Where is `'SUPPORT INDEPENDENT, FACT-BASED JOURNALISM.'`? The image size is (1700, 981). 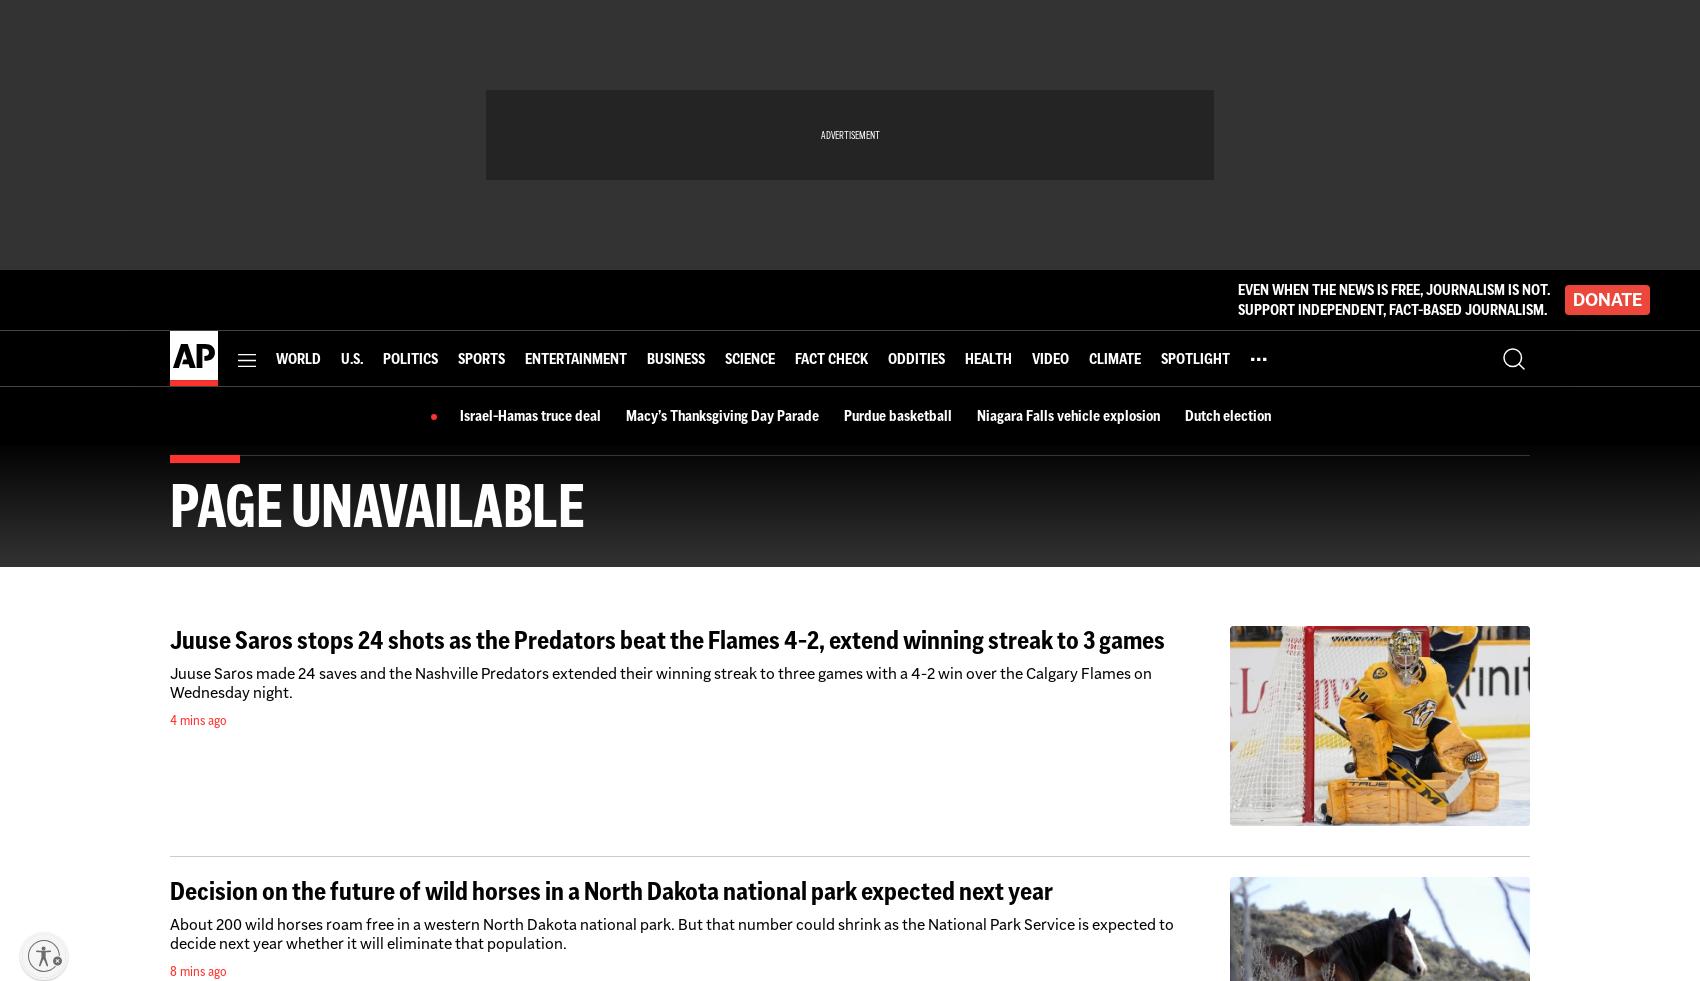
'SUPPORT INDEPENDENT, FACT-BASED JOURNALISM.' is located at coordinates (1236, 308).